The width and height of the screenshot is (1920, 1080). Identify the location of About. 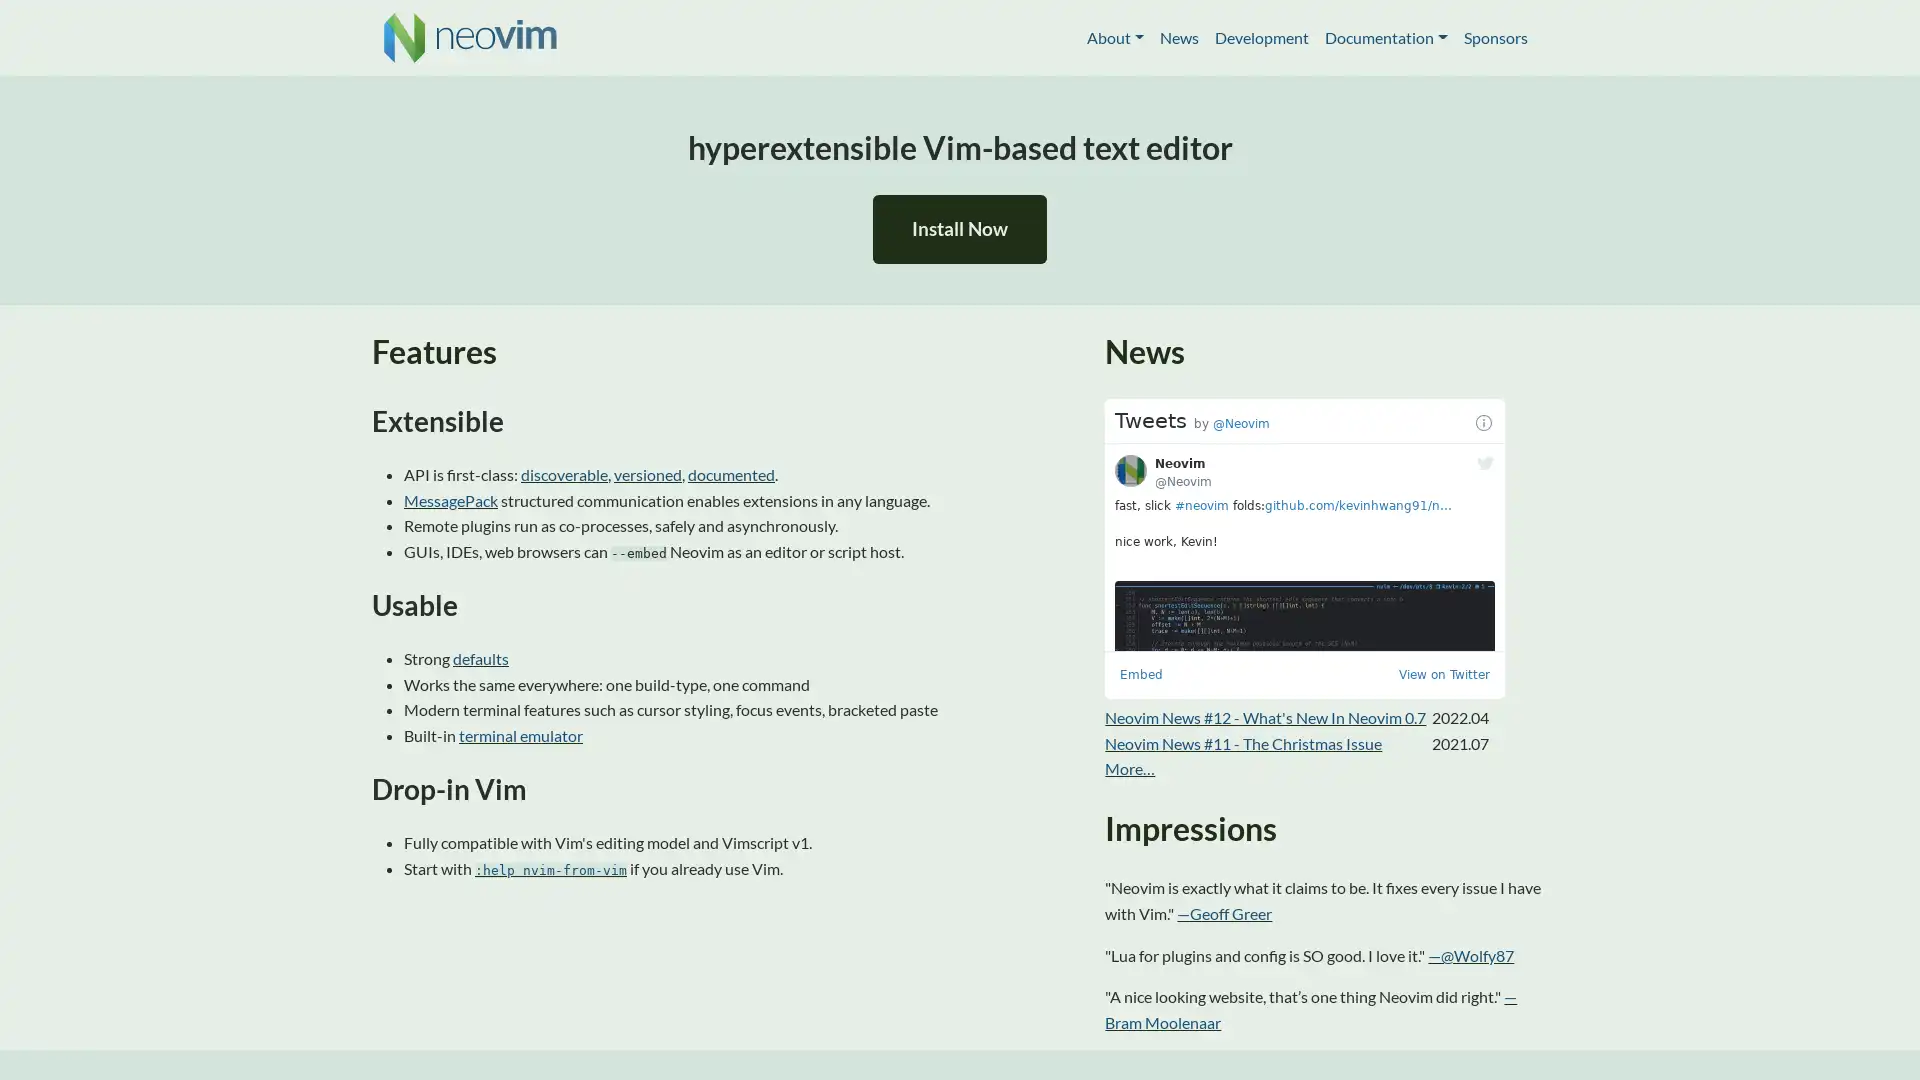
(1113, 37).